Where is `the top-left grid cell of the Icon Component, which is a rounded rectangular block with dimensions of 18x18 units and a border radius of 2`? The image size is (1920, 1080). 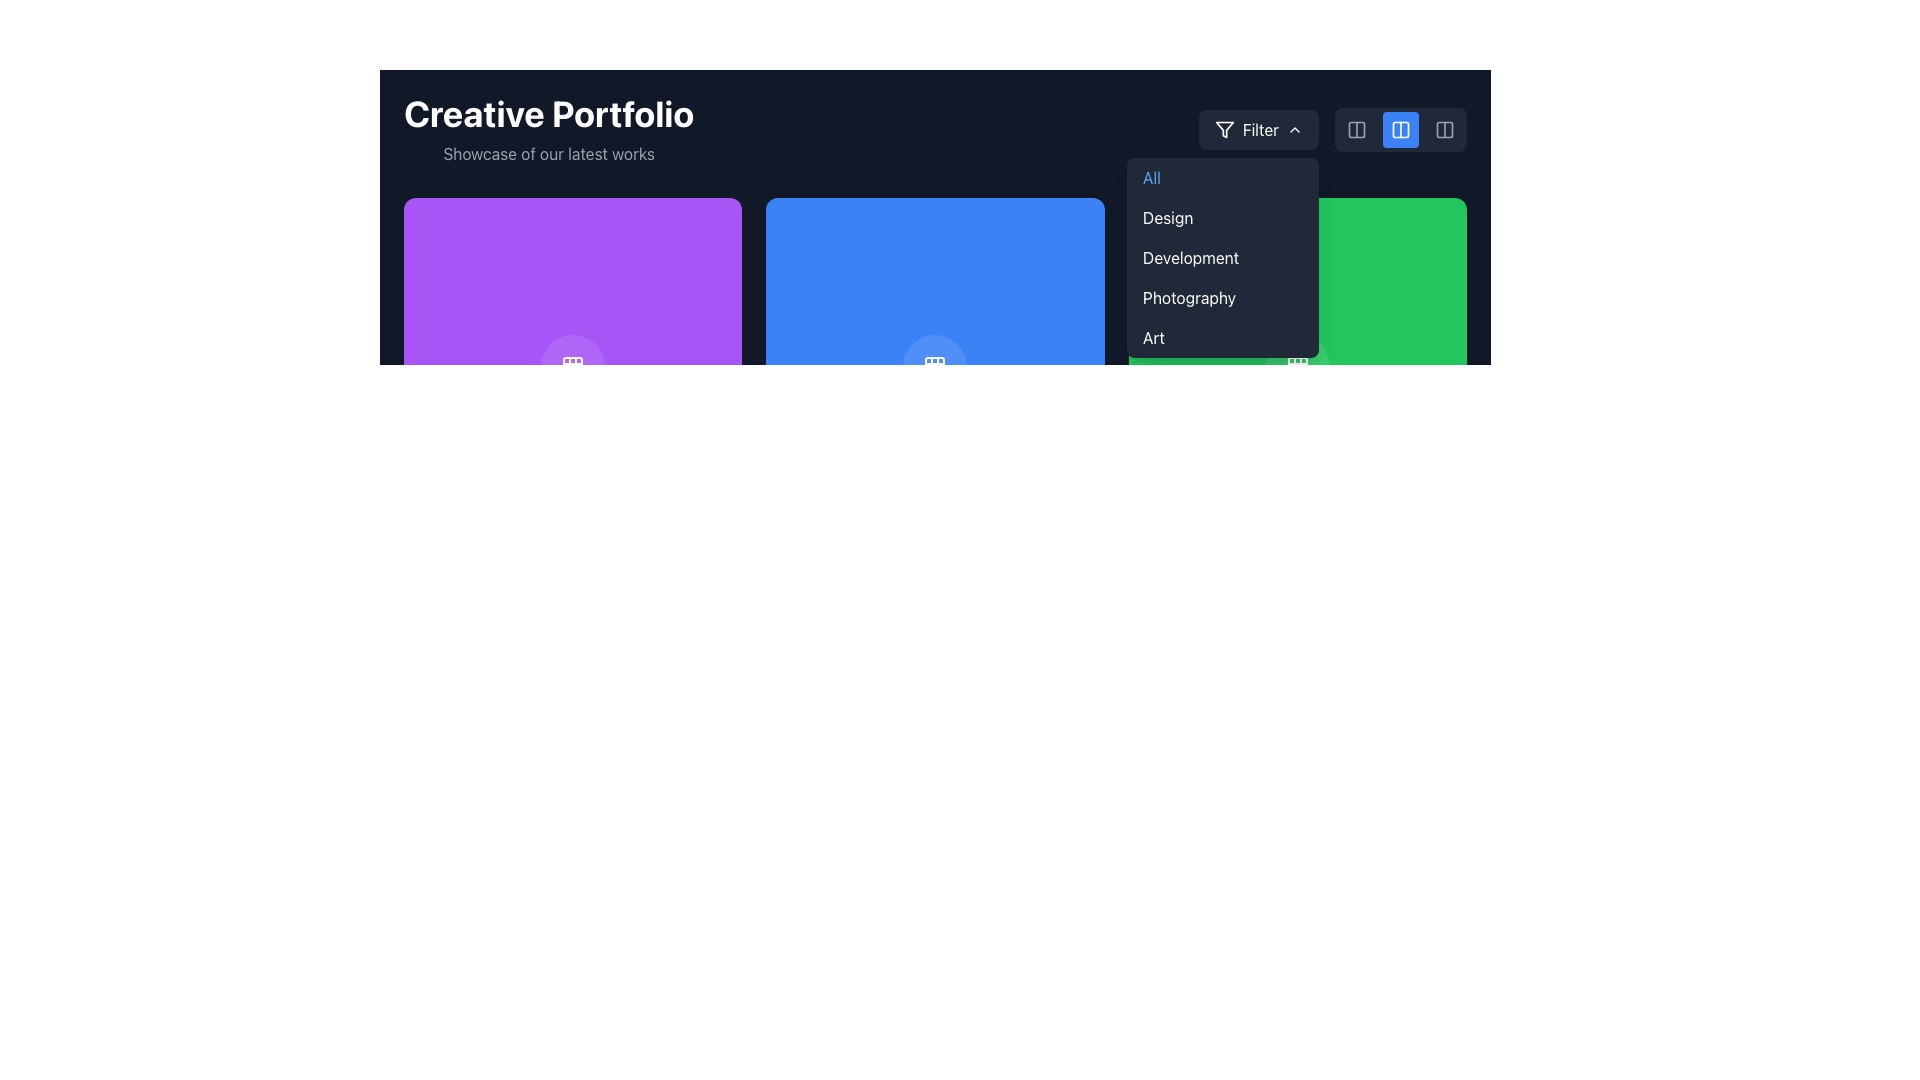
the top-left grid cell of the Icon Component, which is a rounded rectangular block with dimensions of 18x18 units and a border radius of 2 is located at coordinates (572, 367).